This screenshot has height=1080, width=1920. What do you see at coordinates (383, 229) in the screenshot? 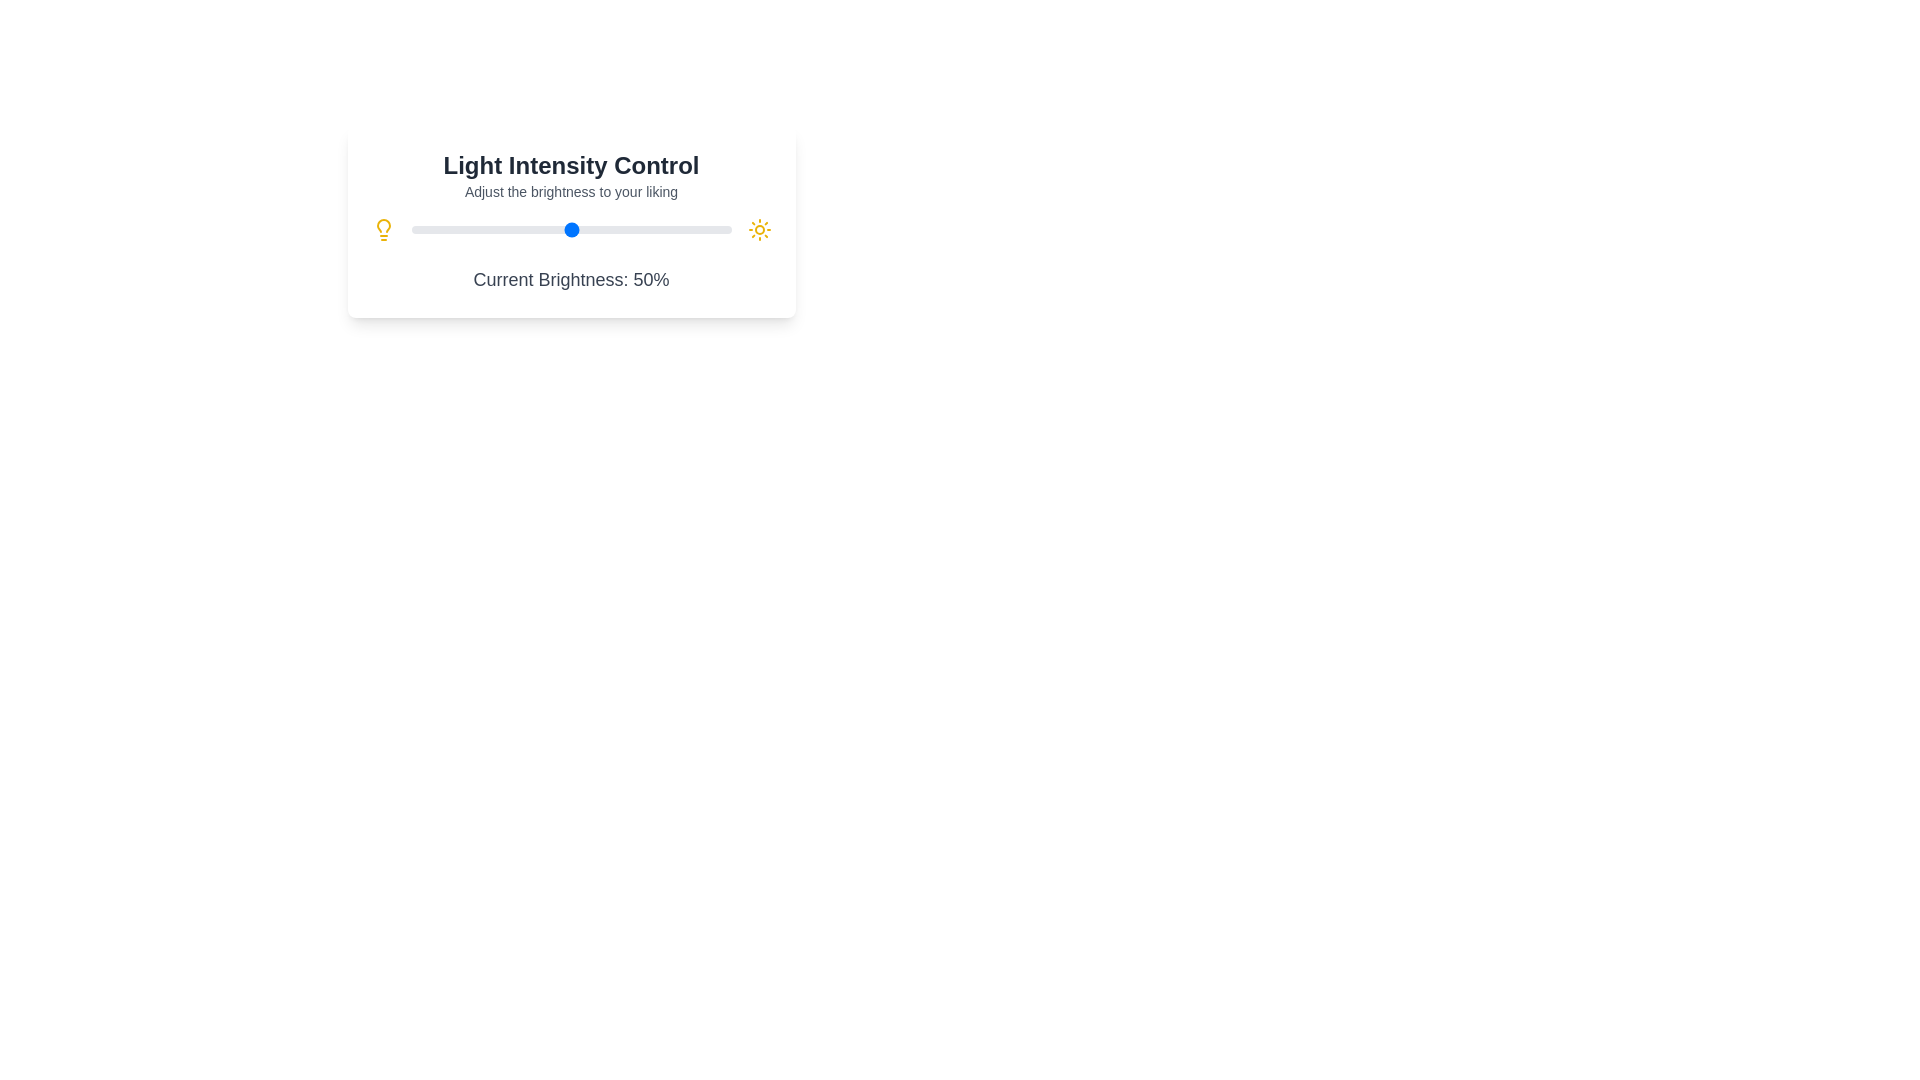
I see `the lightbulb icon to interact with it` at bounding box center [383, 229].